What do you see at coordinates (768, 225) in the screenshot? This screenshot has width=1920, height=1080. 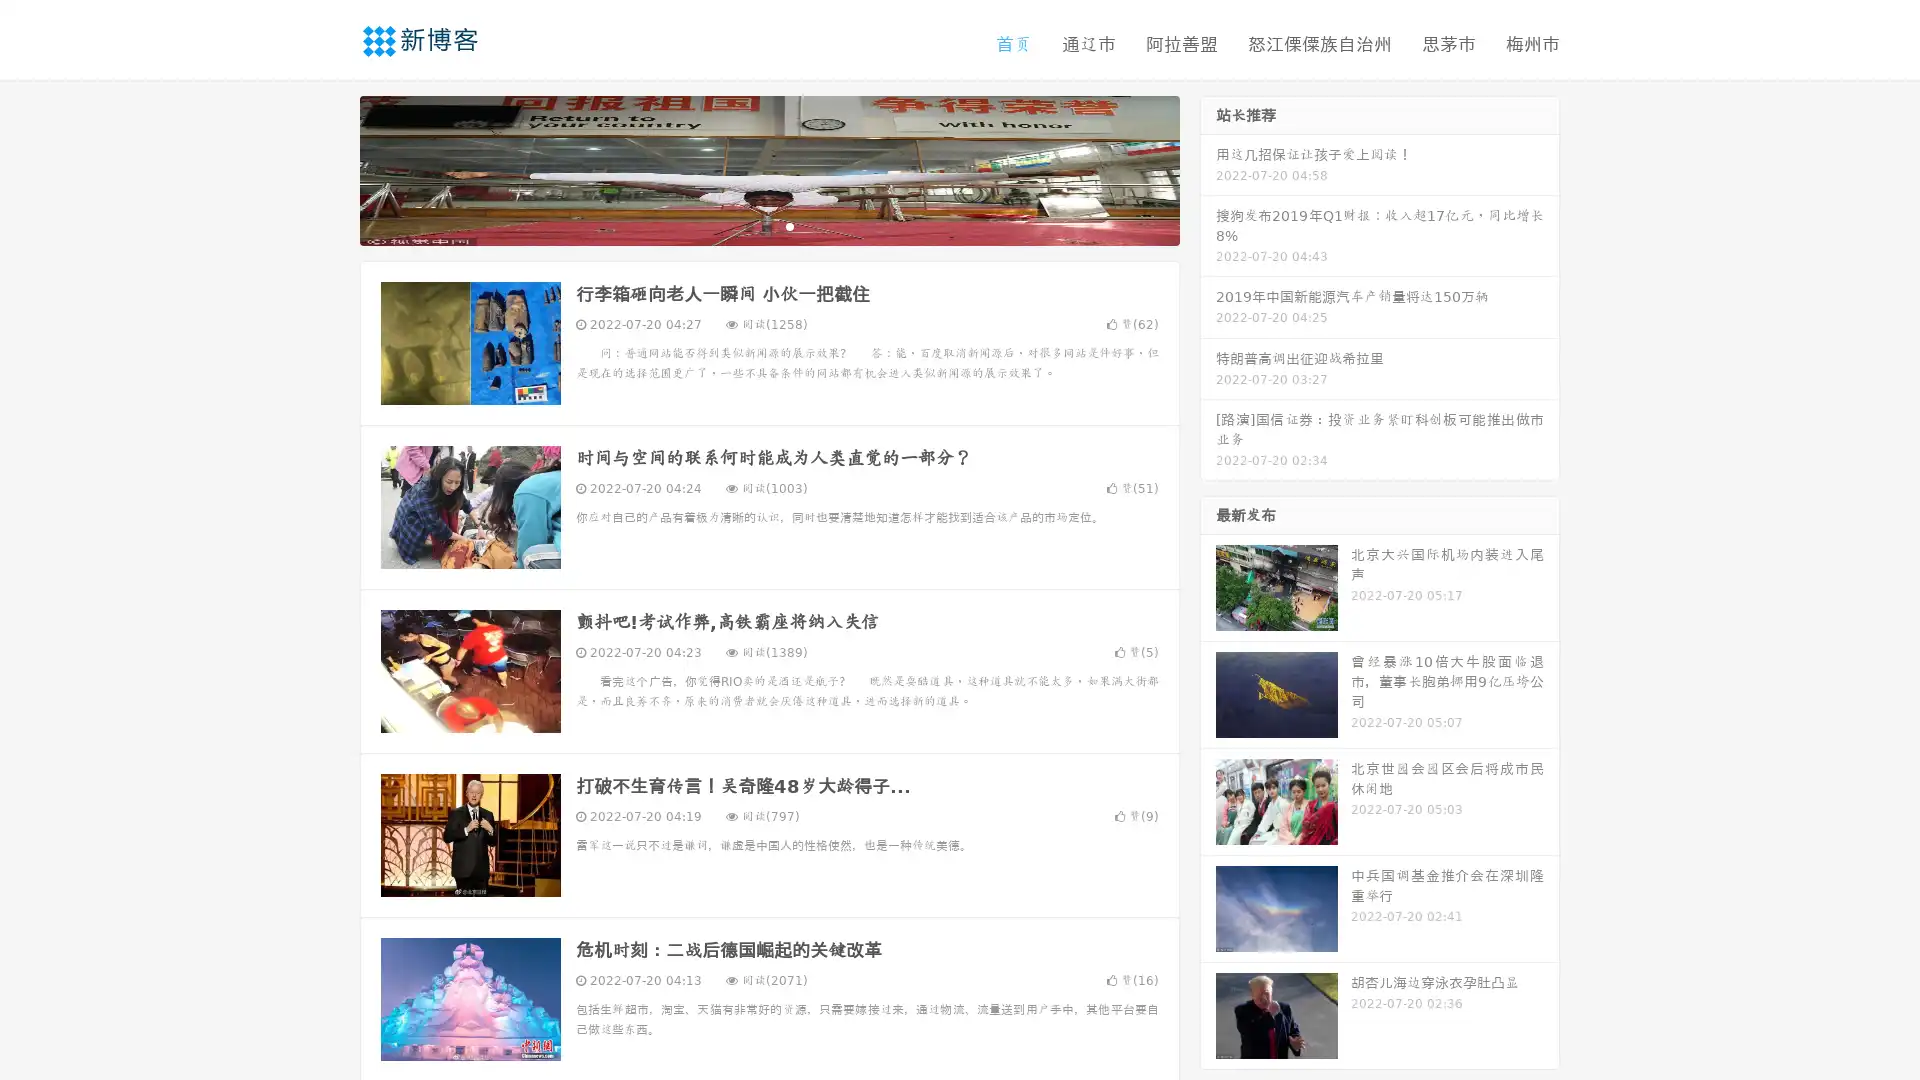 I see `Go to slide 2` at bounding box center [768, 225].